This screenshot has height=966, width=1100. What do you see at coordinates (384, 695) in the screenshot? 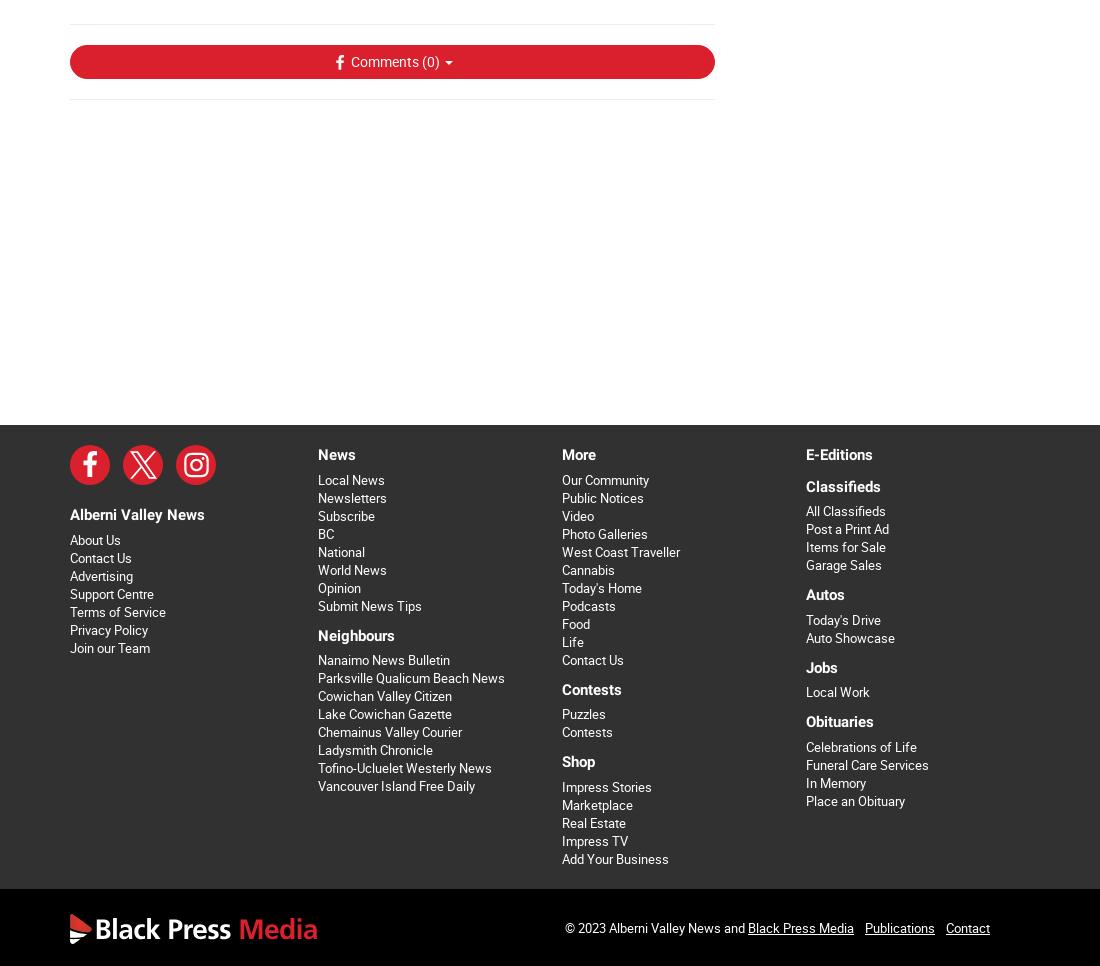
I see `'Cowichan Valley Citizen'` at bounding box center [384, 695].